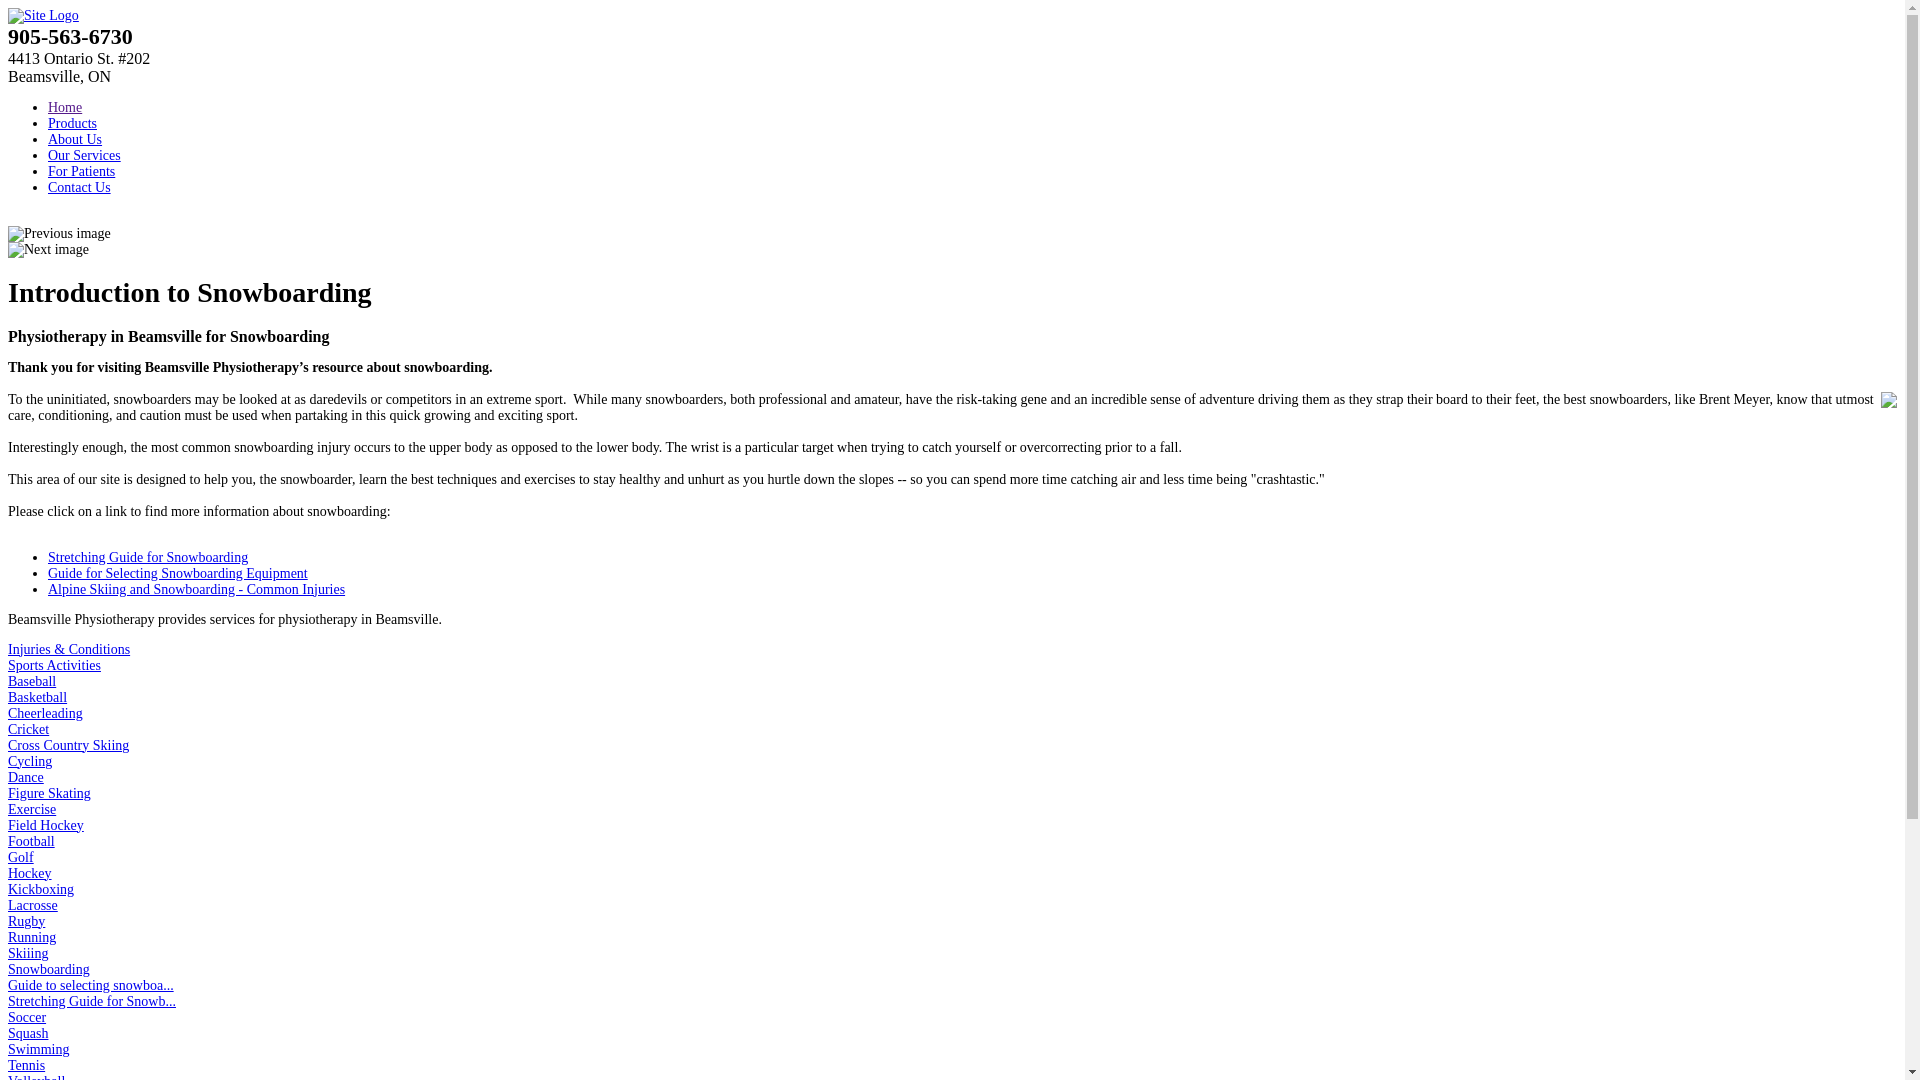 The image size is (1920, 1080). What do you see at coordinates (32, 808) in the screenshot?
I see `'Exercise'` at bounding box center [32, 808].